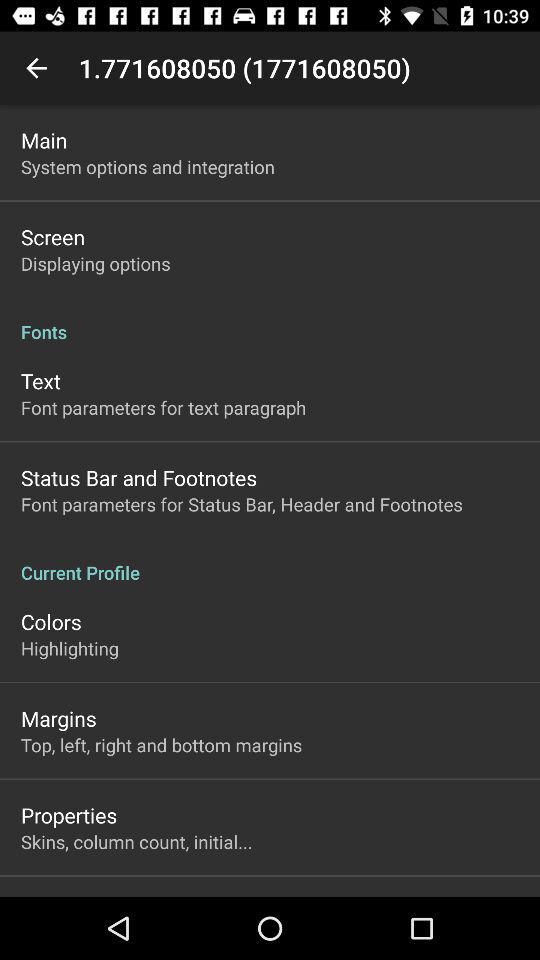  Describe the element at coordinates (44, 139) in the screenshot. I see `app above the system options and app` at that location.